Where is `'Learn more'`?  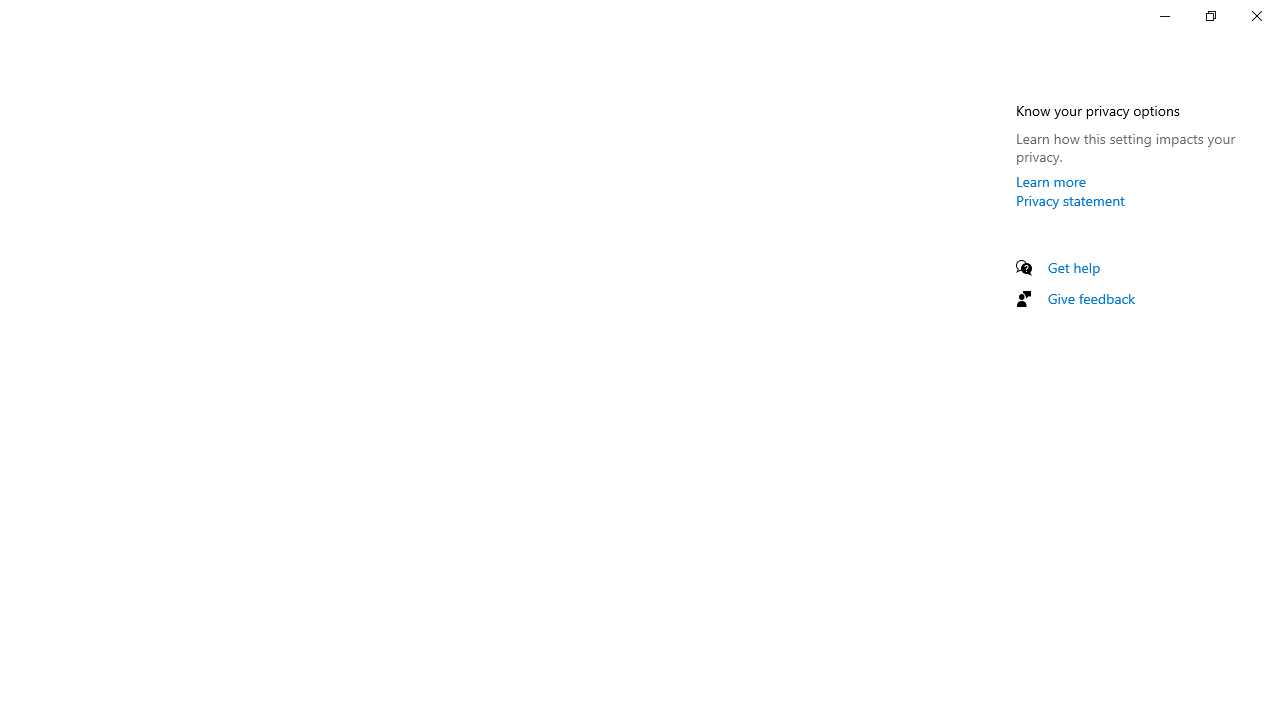 'Learn more' is located at coordinates (1050, 181).